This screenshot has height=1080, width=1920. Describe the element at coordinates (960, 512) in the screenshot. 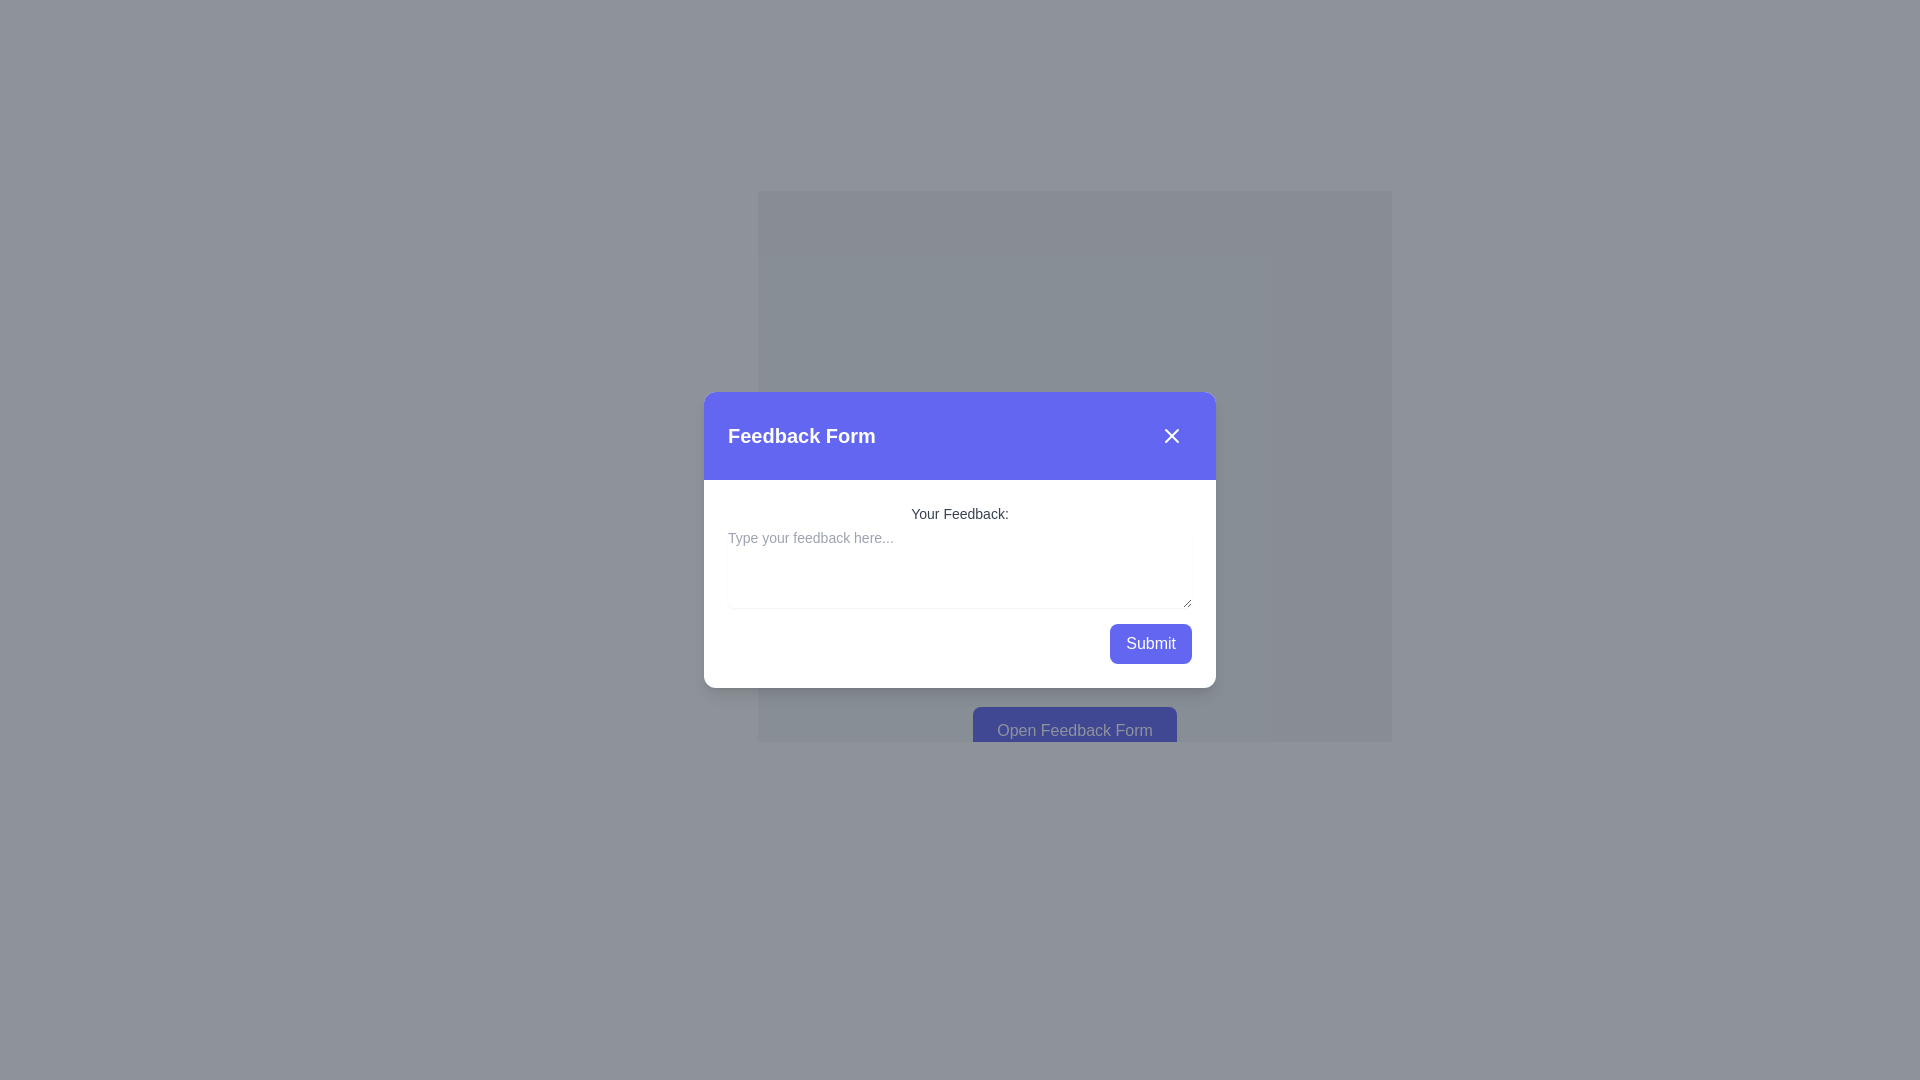

I see `text label 'Your Feedback:' which is positioned at the top of the modal dialog box, serving as a context for the feedback input area` at that location.